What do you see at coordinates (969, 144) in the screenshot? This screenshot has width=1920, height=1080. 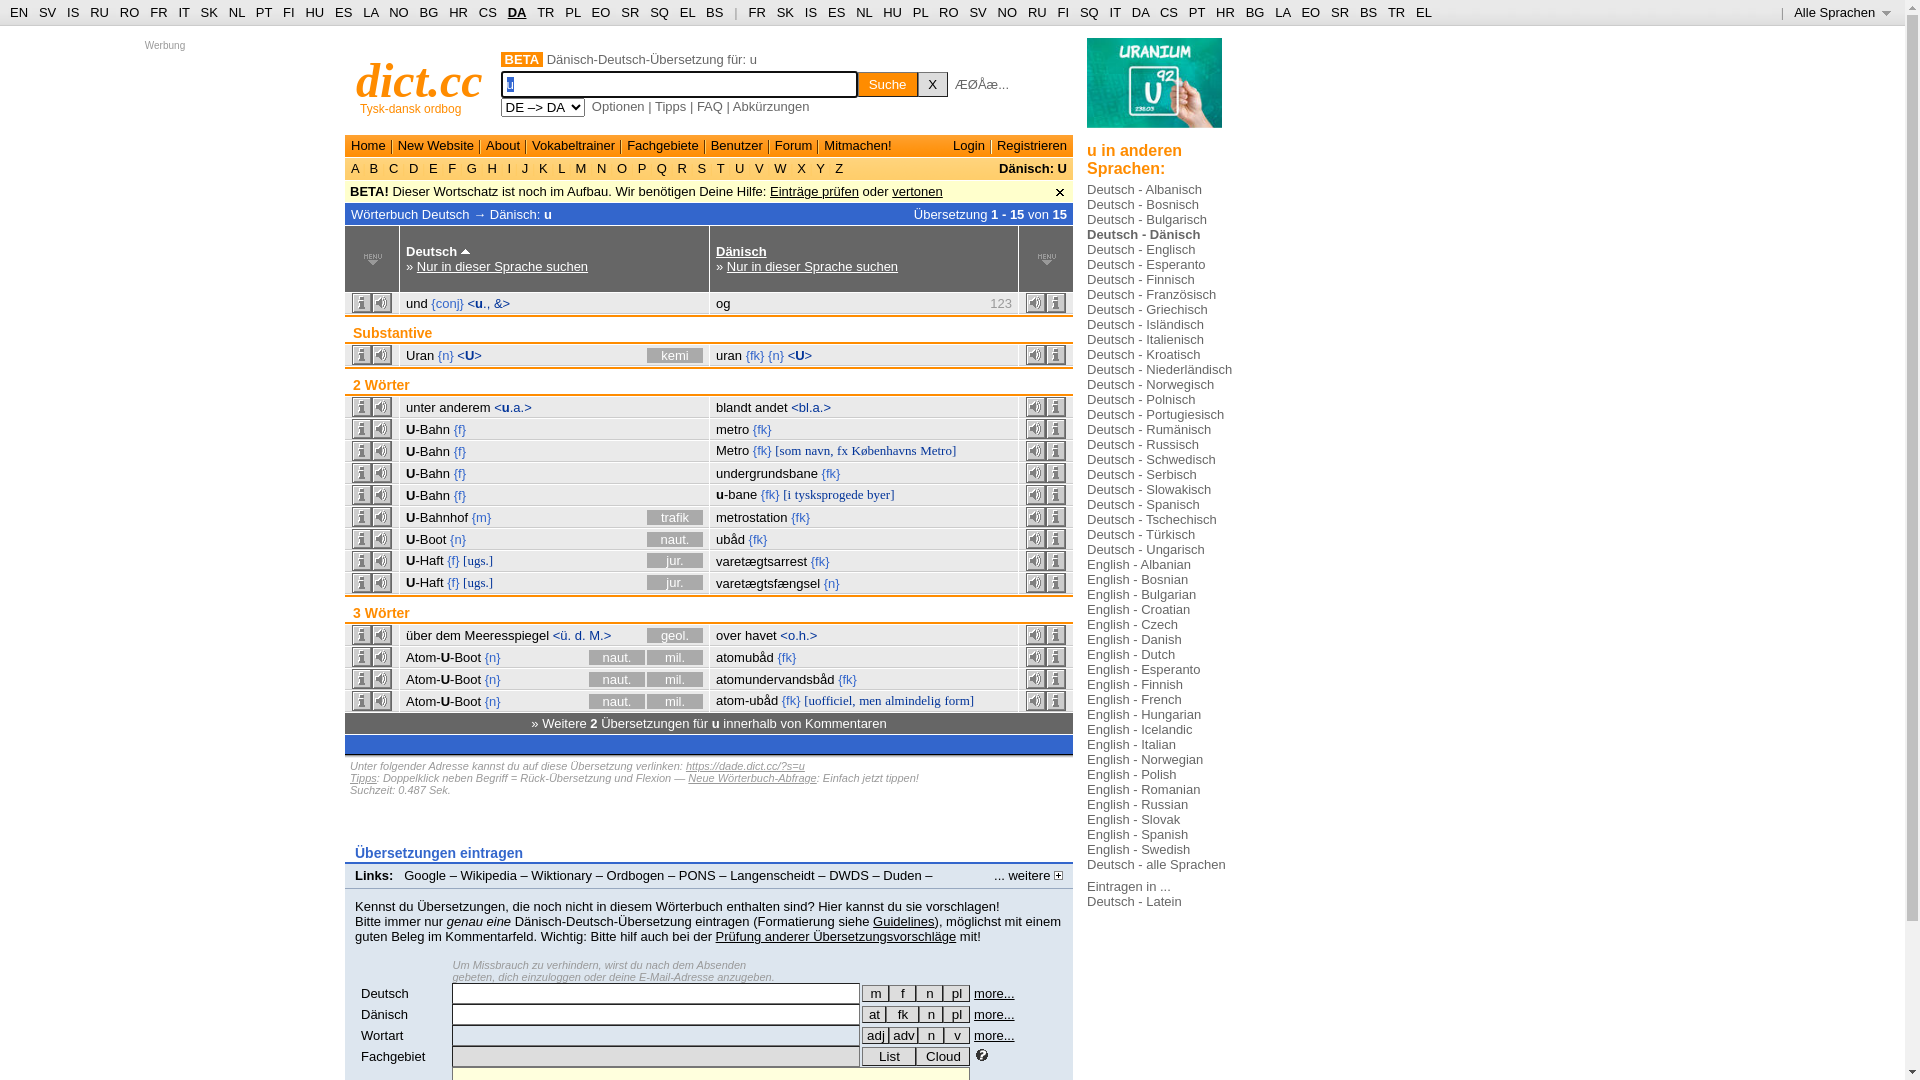 I see `'Login'` at bounding box center [969, 144].